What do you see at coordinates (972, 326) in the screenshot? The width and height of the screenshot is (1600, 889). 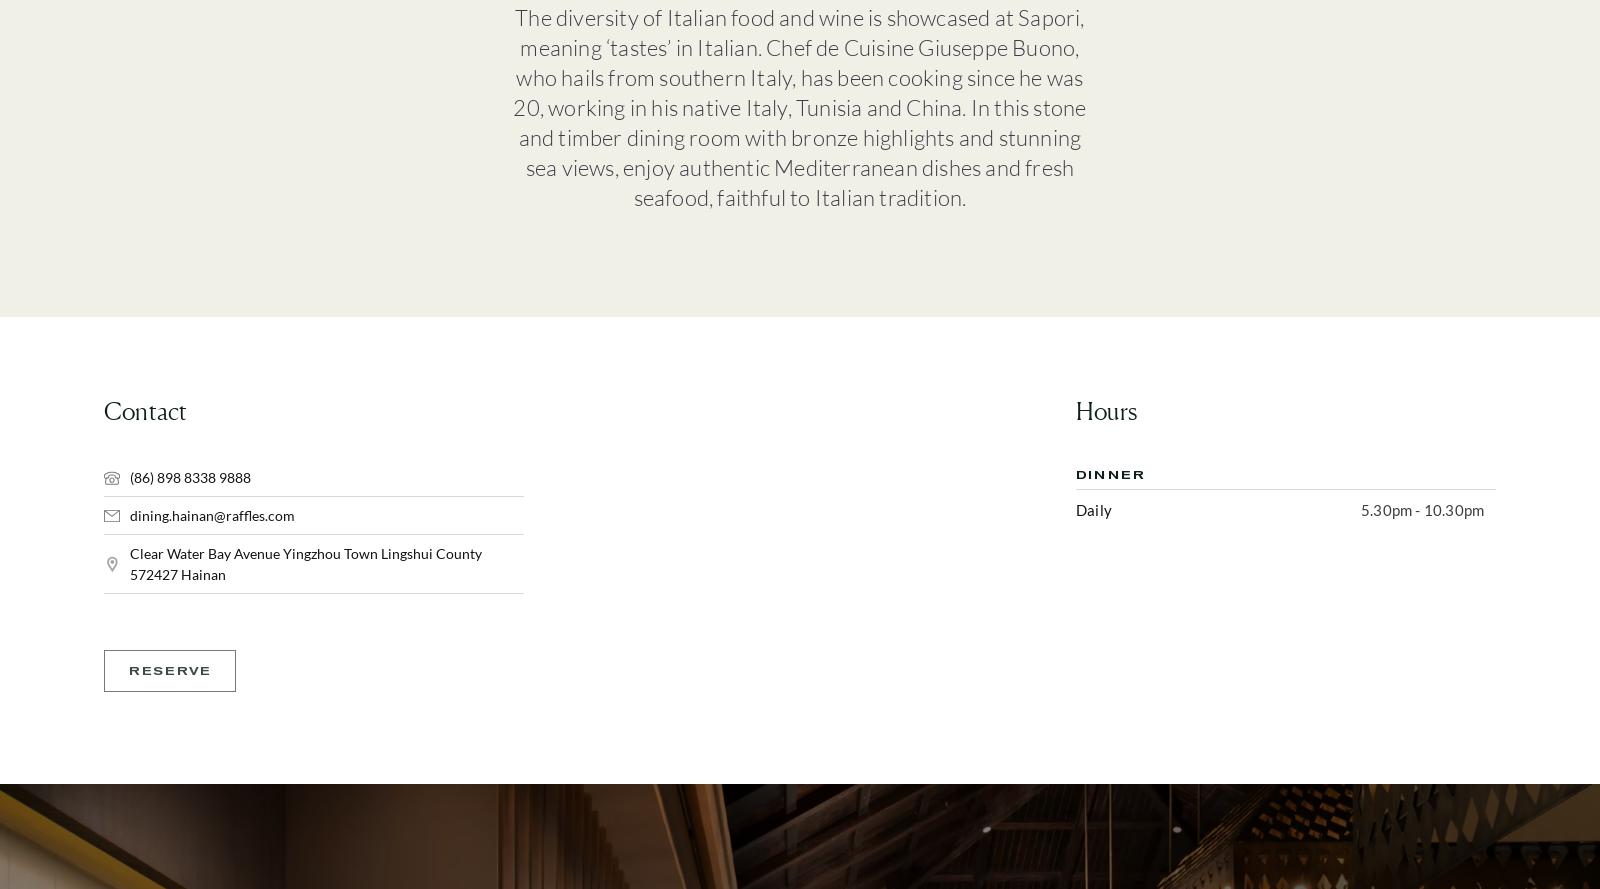 I see `'Explore'` at bounding box center [972, 326].